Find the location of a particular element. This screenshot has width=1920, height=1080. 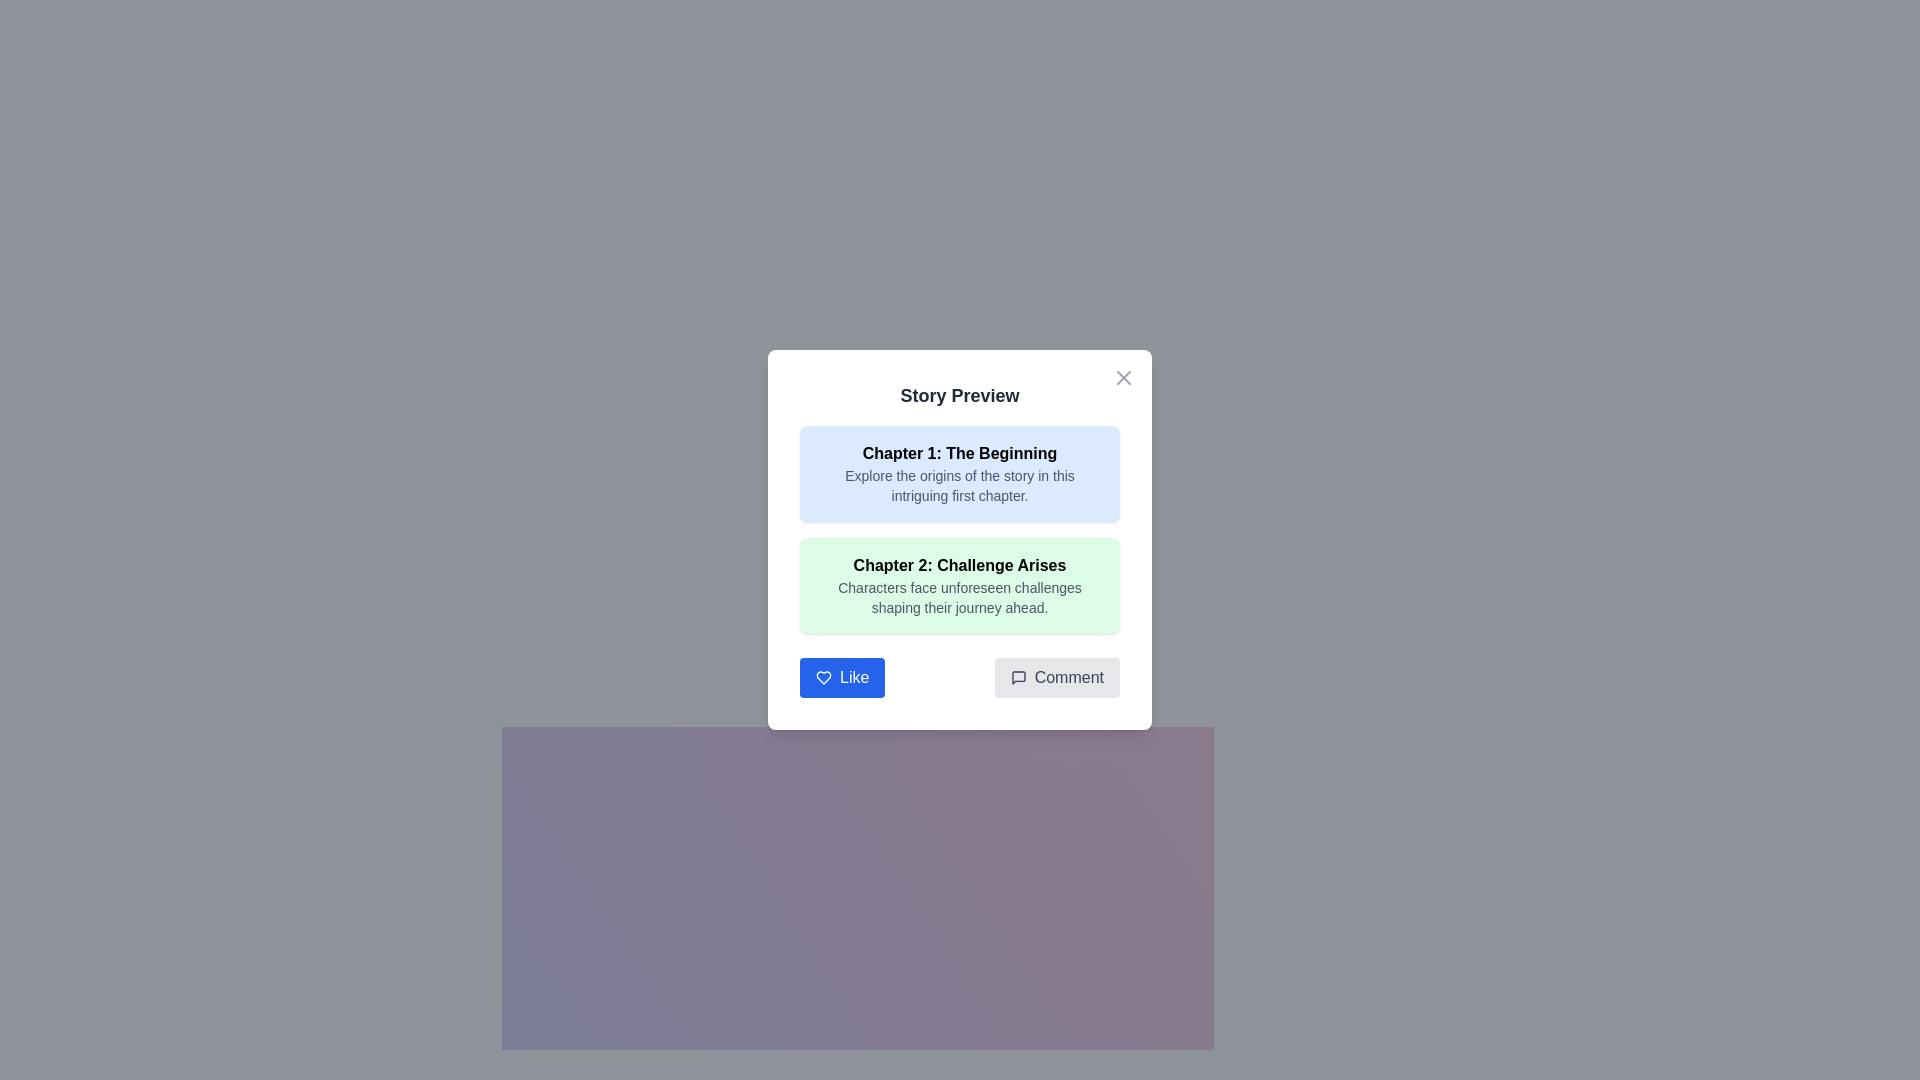

the 'Comment' button, which is a light gray button with rounded edges and a speech bubble icon on the left, located to the right of the 'Like' button in the dialog box is located at coordinates (1056, 677).